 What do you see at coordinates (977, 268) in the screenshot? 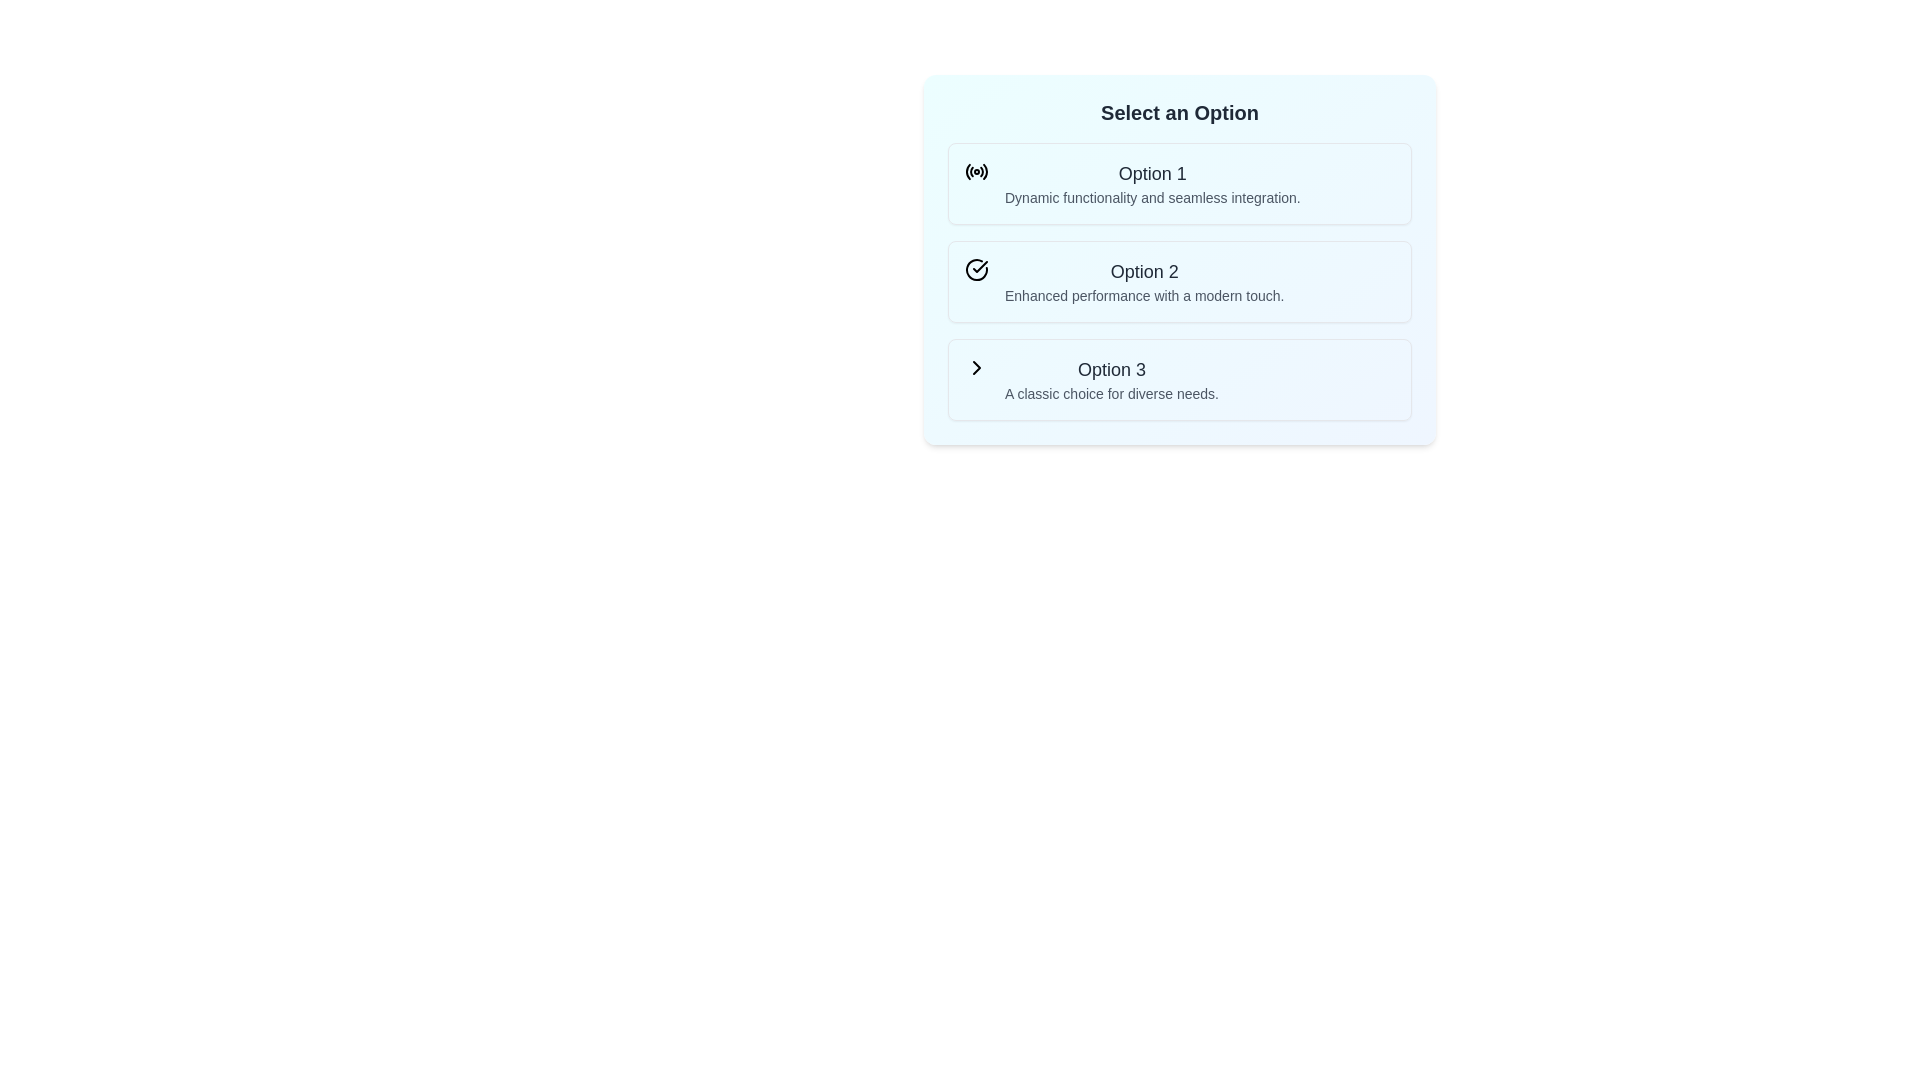
I see `the graphical icon associated with 'Option 2' to inspect its functionality` at bounding box center [977, 268].